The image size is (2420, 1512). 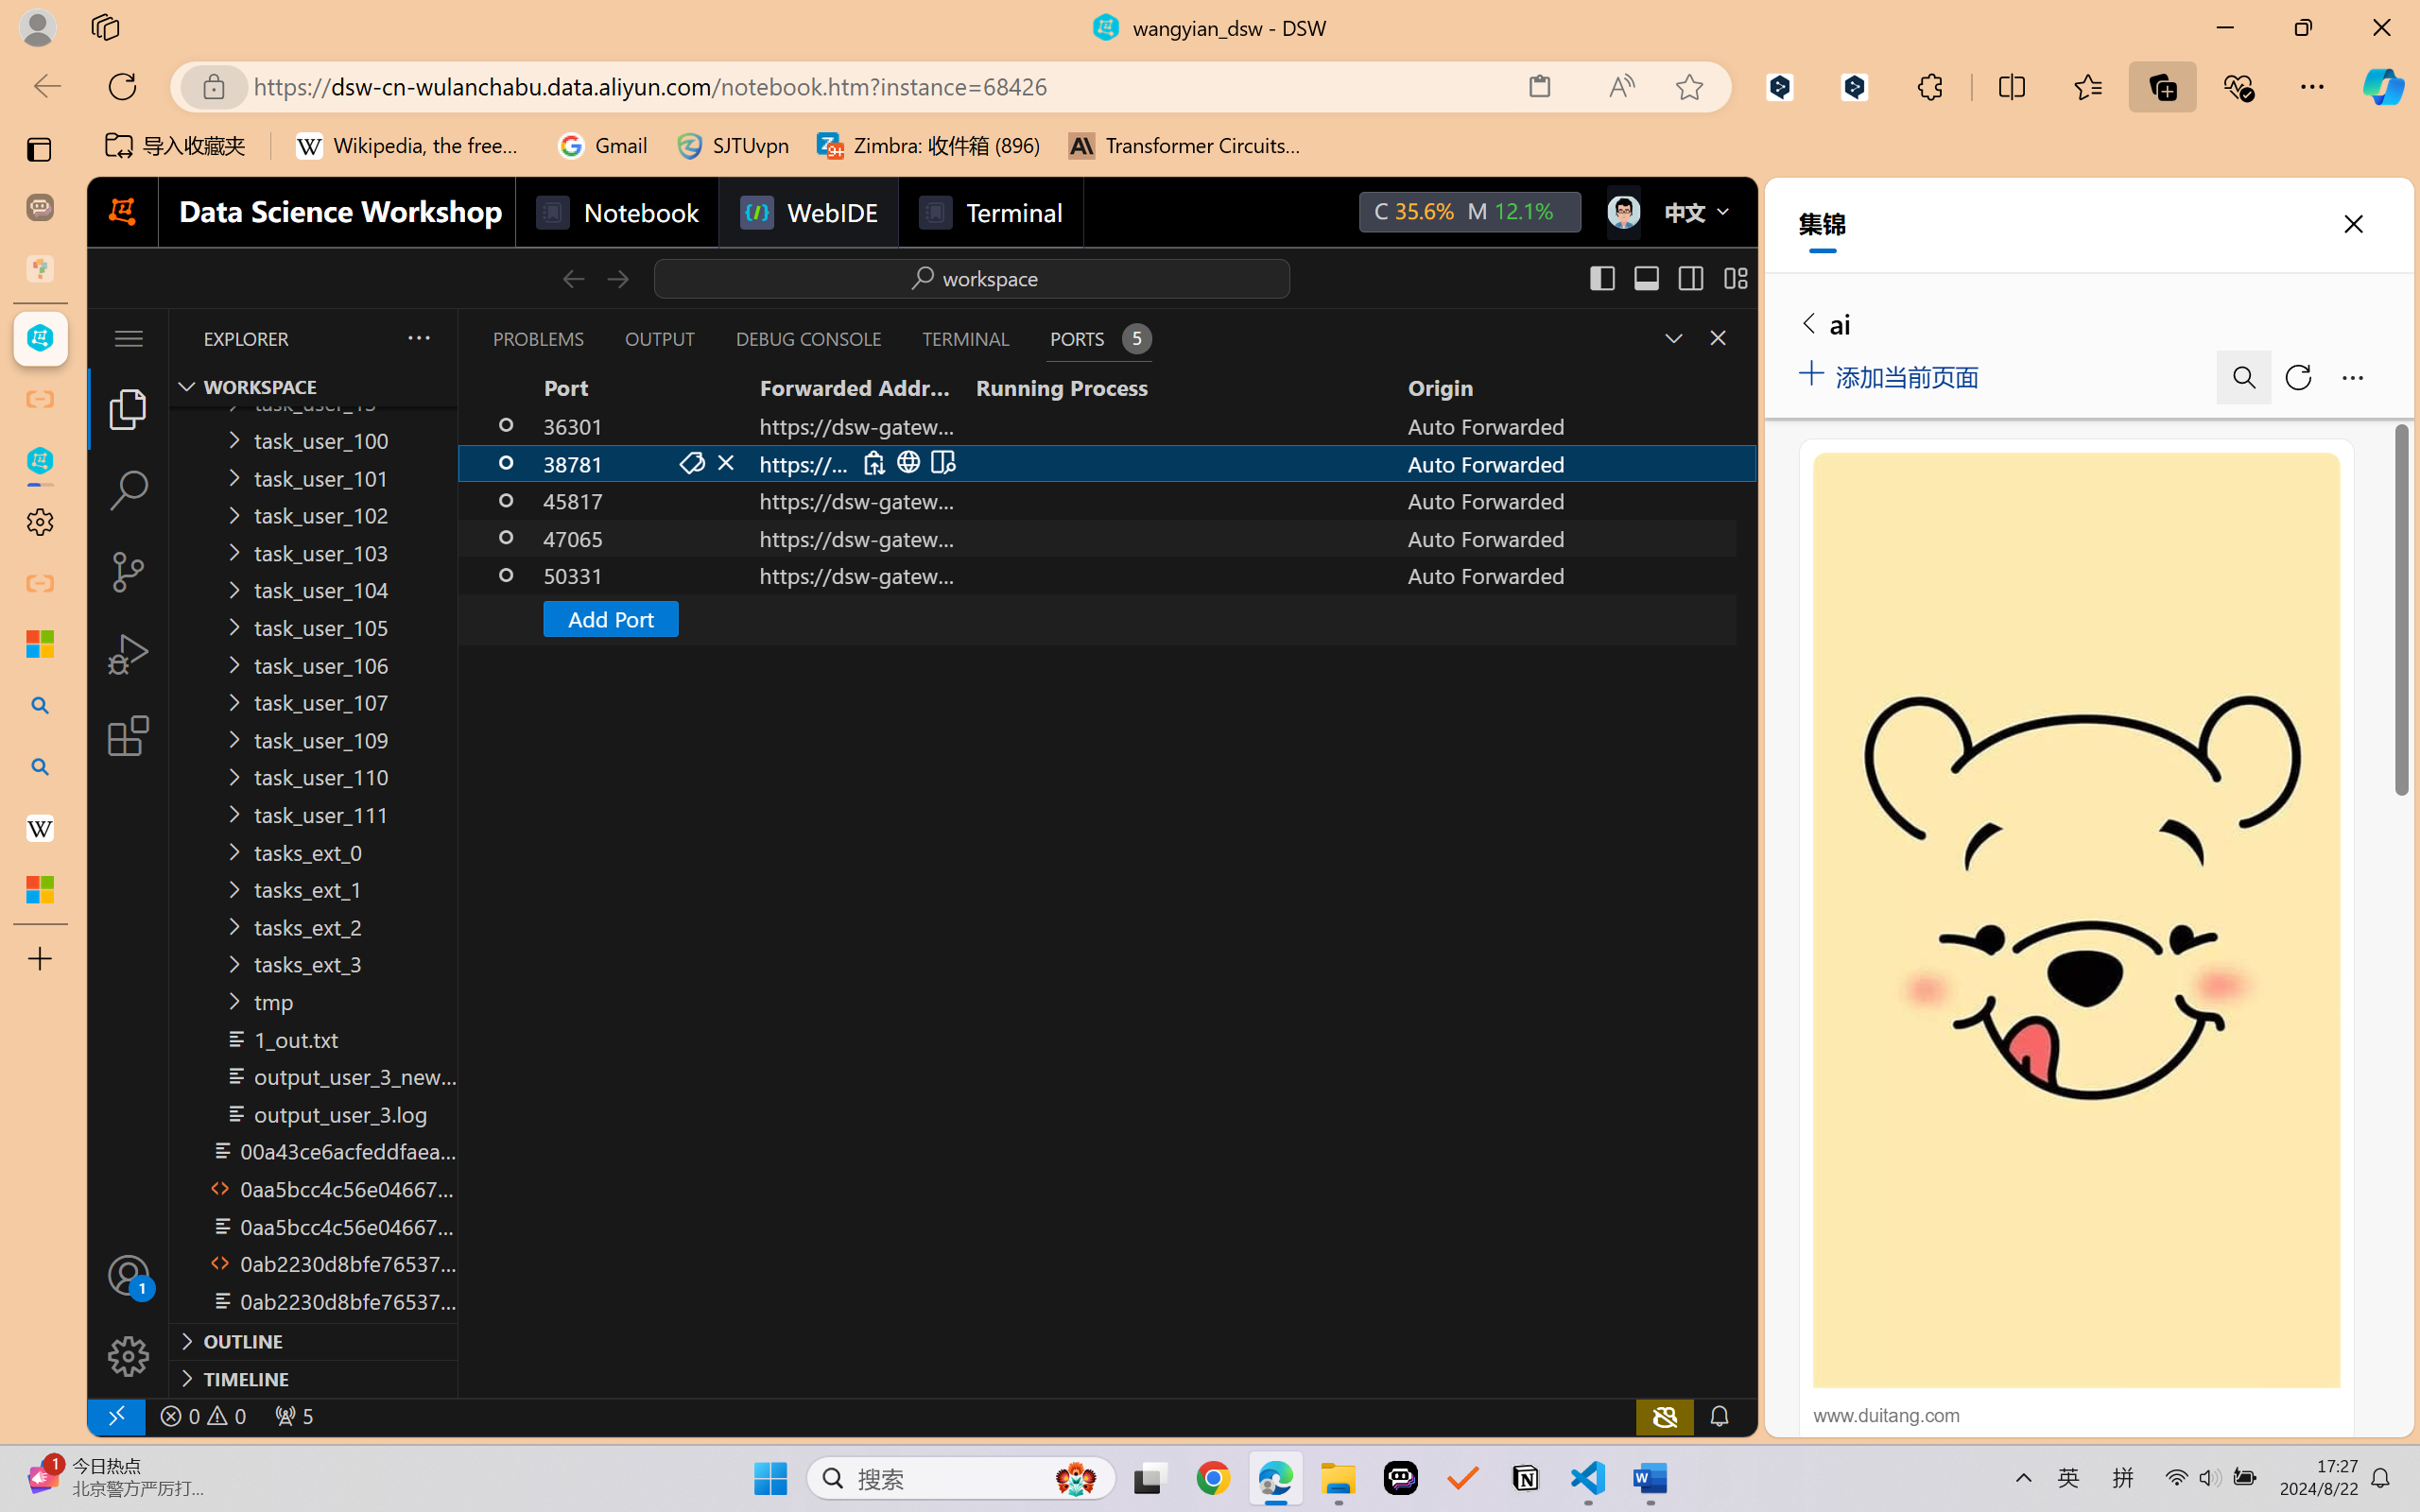 I want to click on 'Search (Ctrl+Shift+F)', so click(x=127, y=490).